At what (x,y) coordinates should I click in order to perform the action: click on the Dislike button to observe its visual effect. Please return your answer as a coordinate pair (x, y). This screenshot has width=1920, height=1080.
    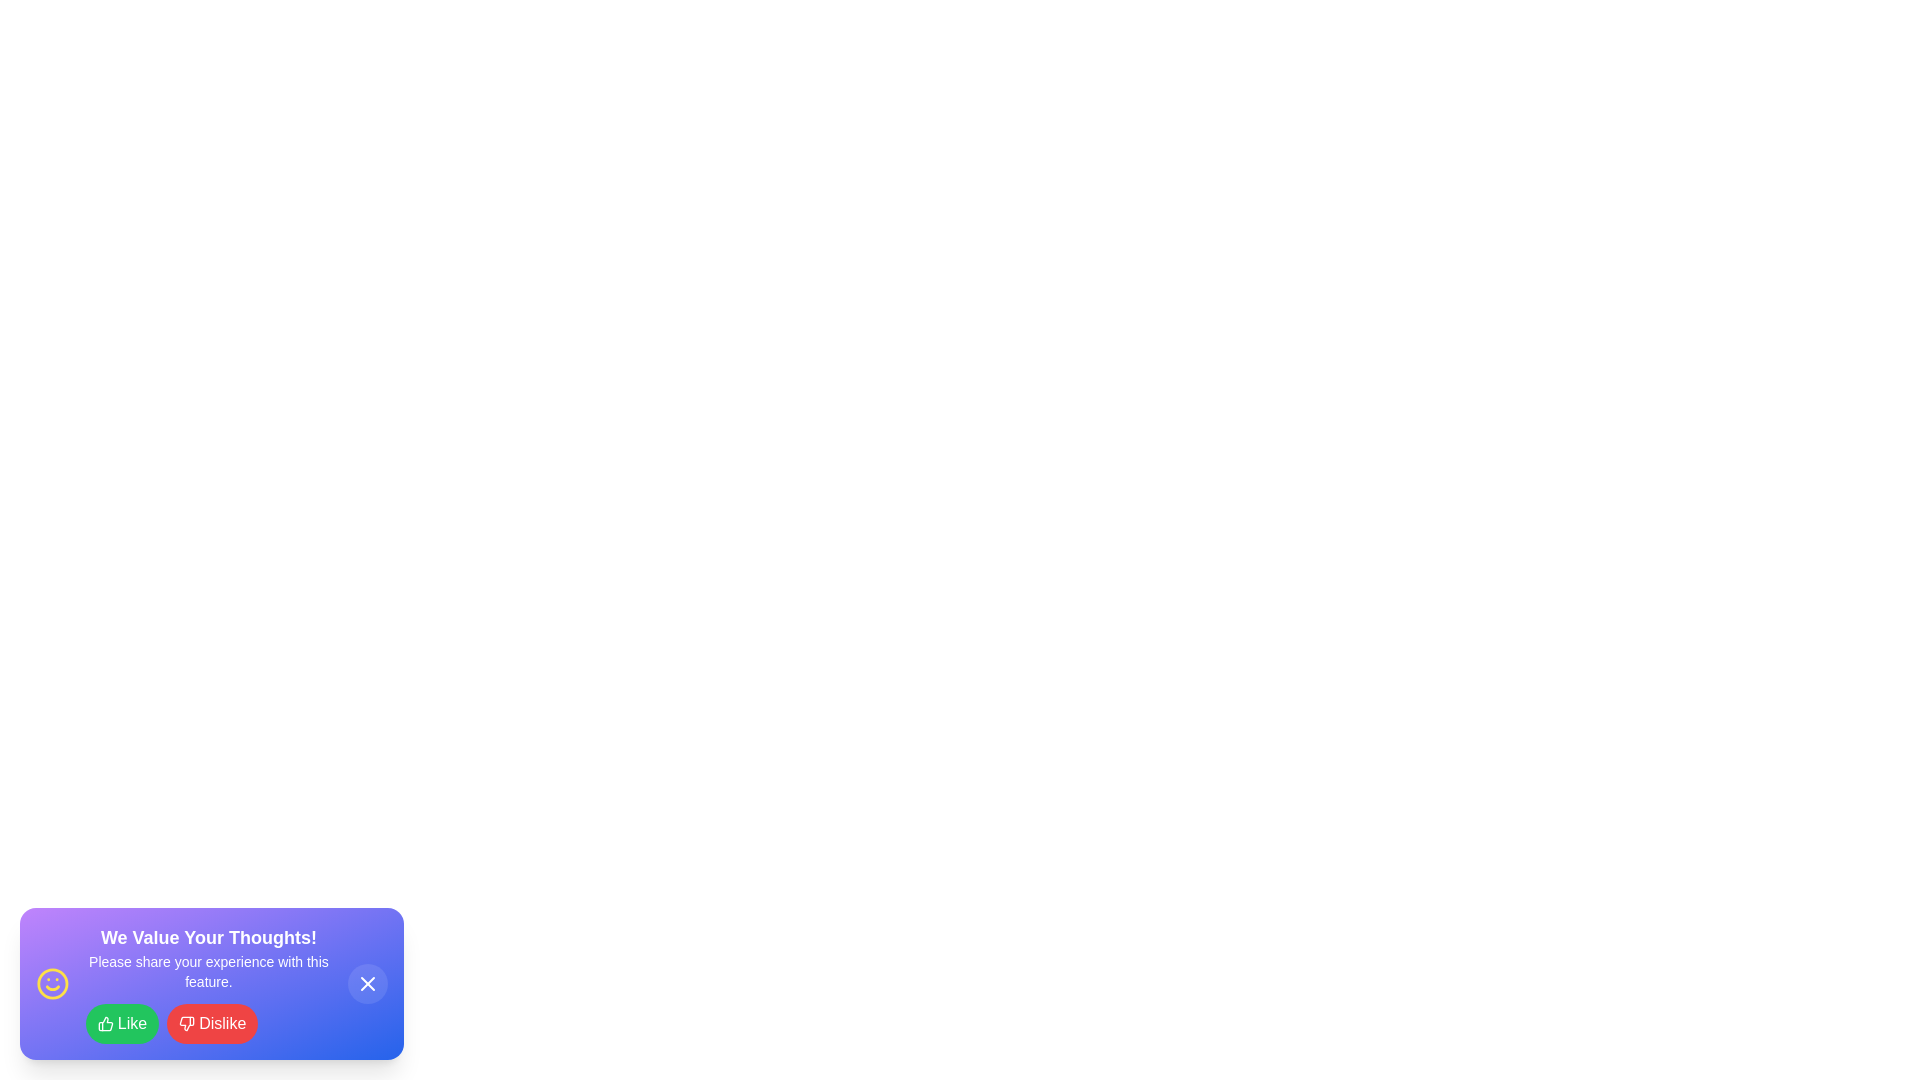
    Looking at the image, I should click on (211, 1023).